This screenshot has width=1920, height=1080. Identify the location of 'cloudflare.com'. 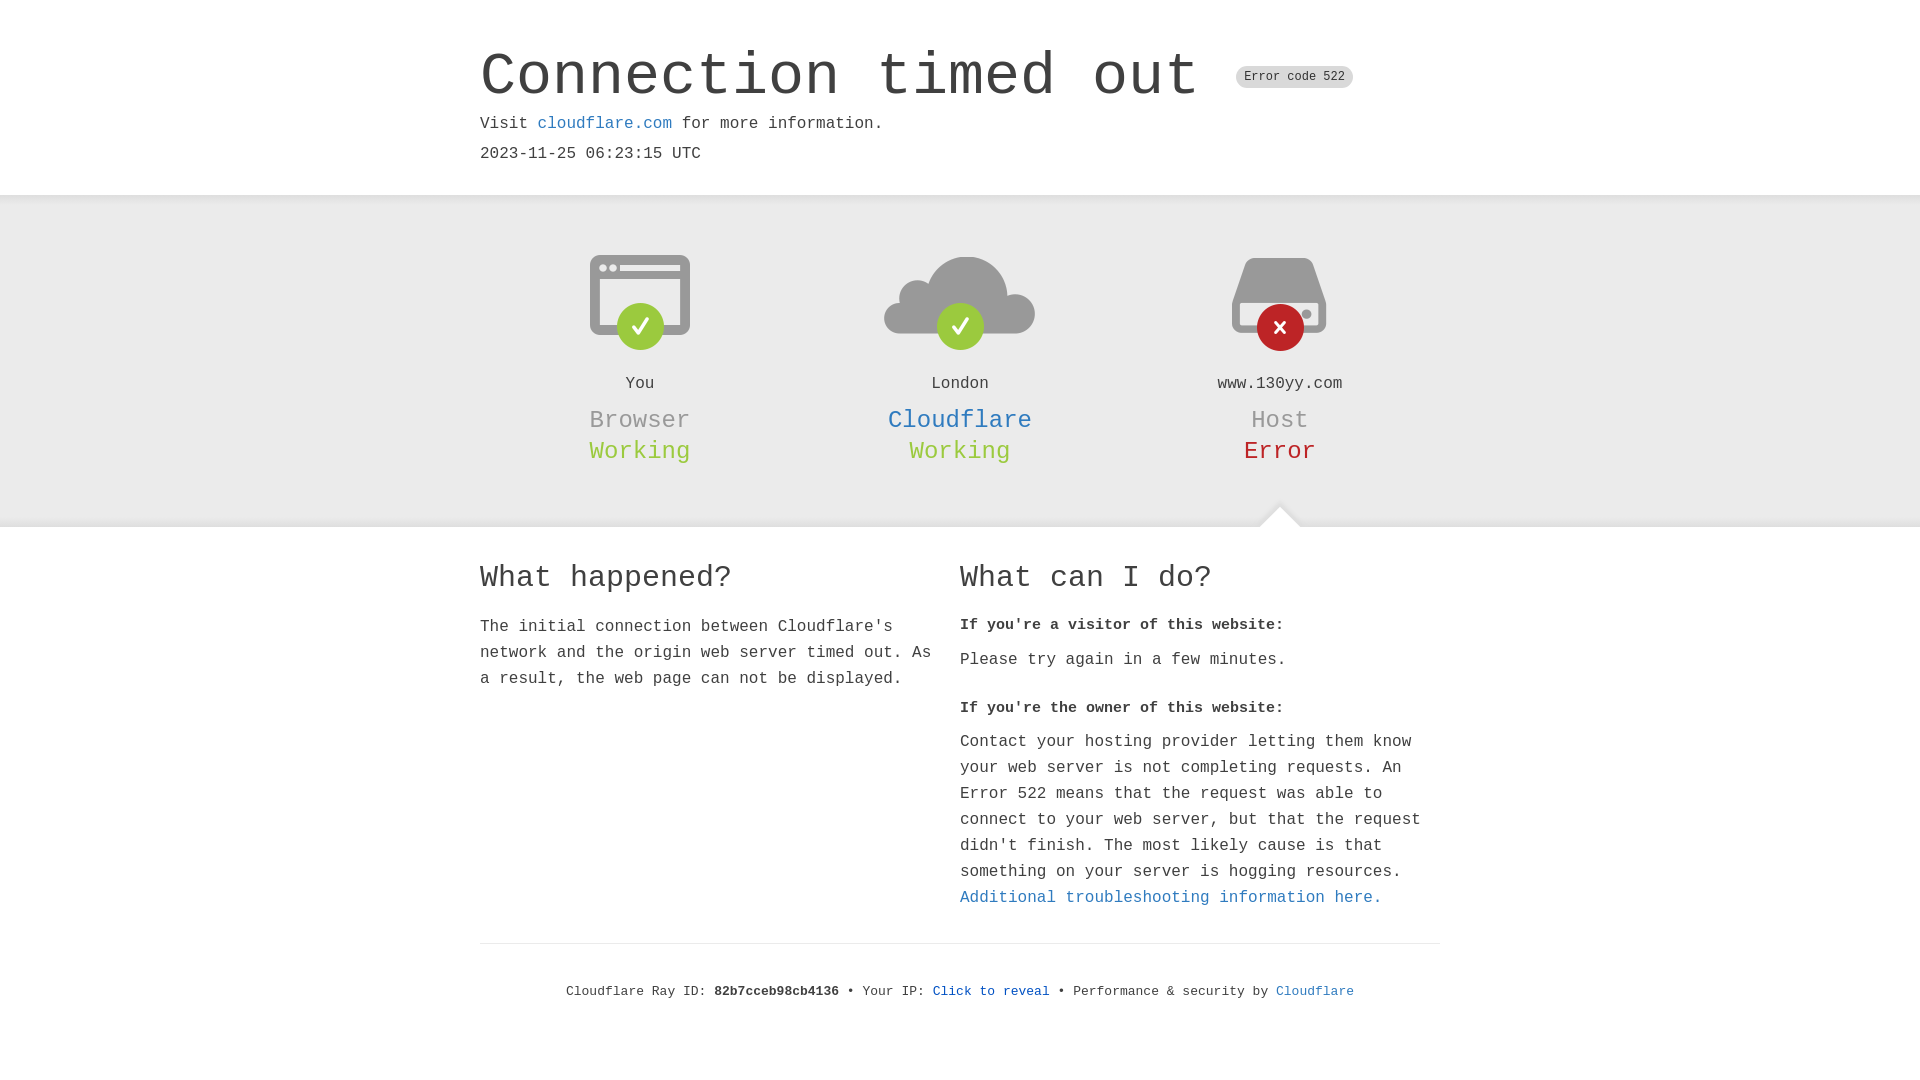
(603, 123).